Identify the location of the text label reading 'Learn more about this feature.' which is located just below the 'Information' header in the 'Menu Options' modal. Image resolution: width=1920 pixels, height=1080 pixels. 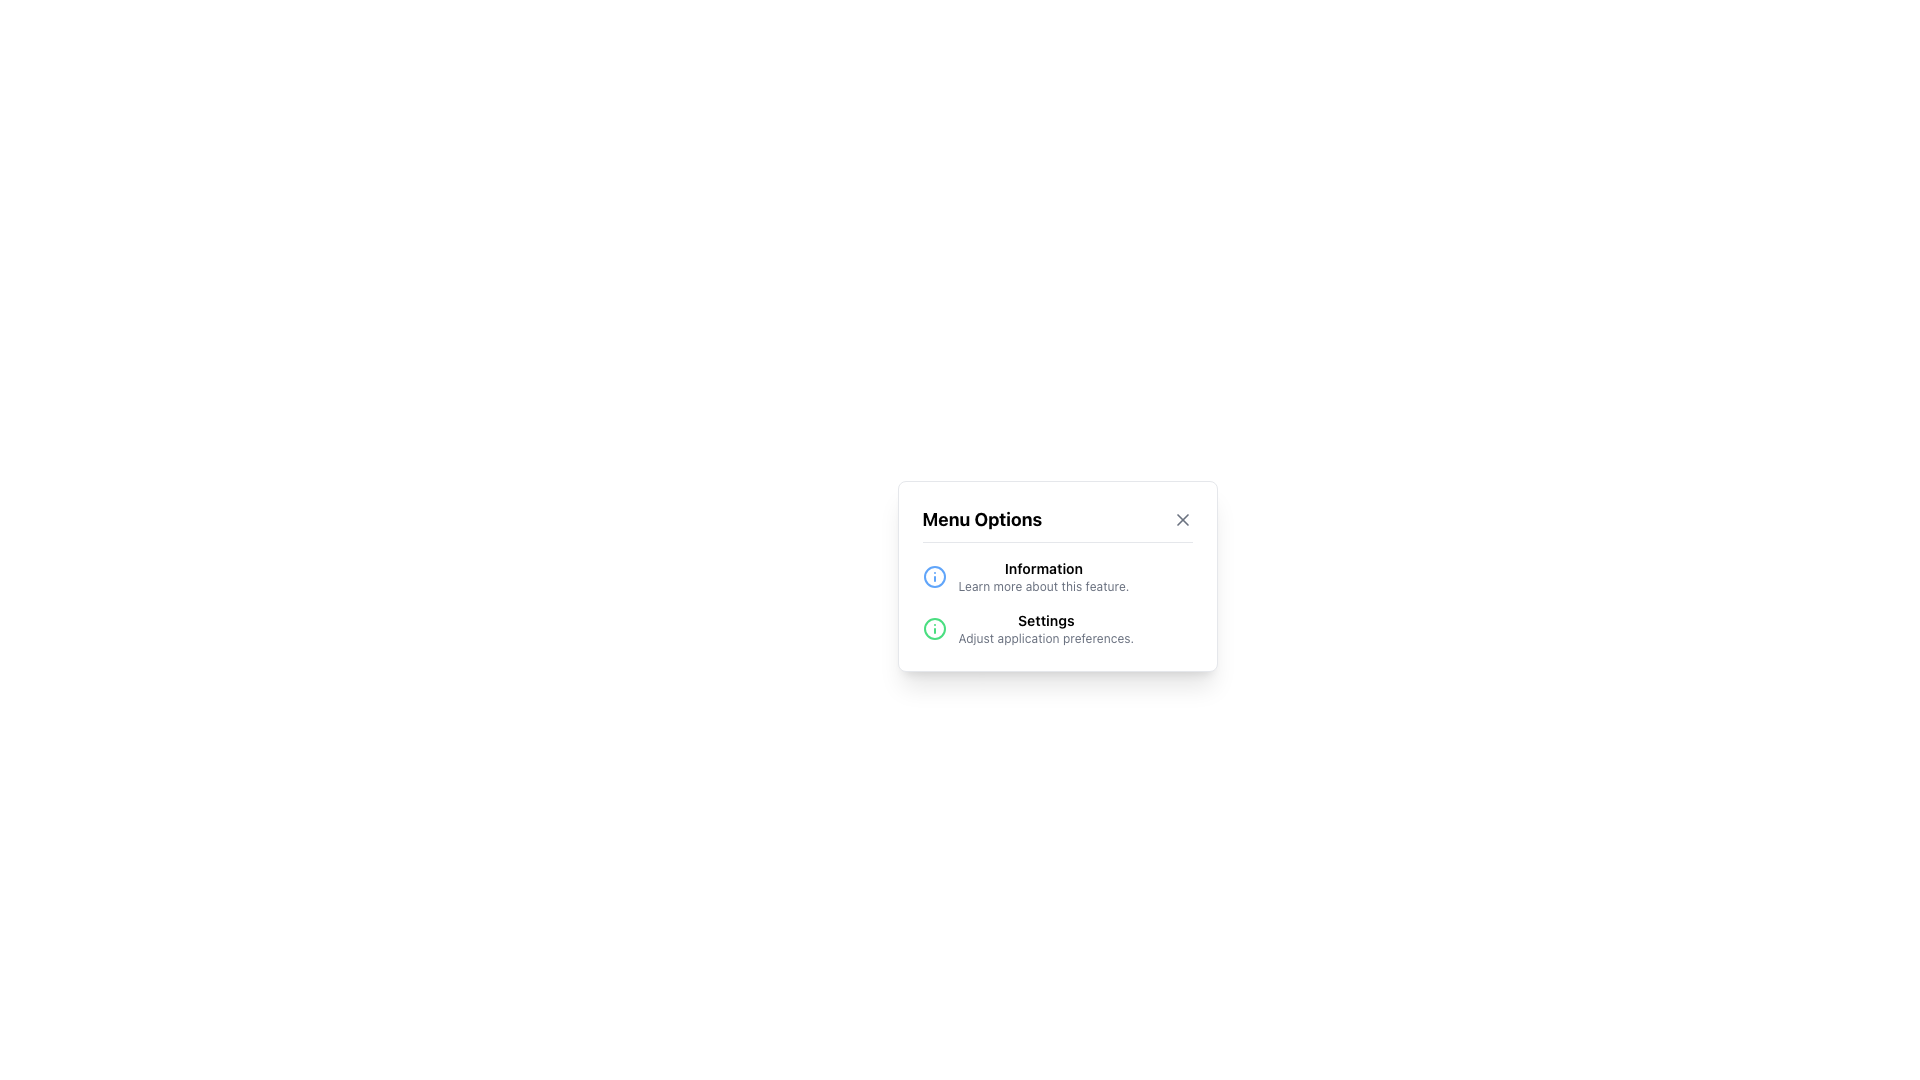
(1042, 585).